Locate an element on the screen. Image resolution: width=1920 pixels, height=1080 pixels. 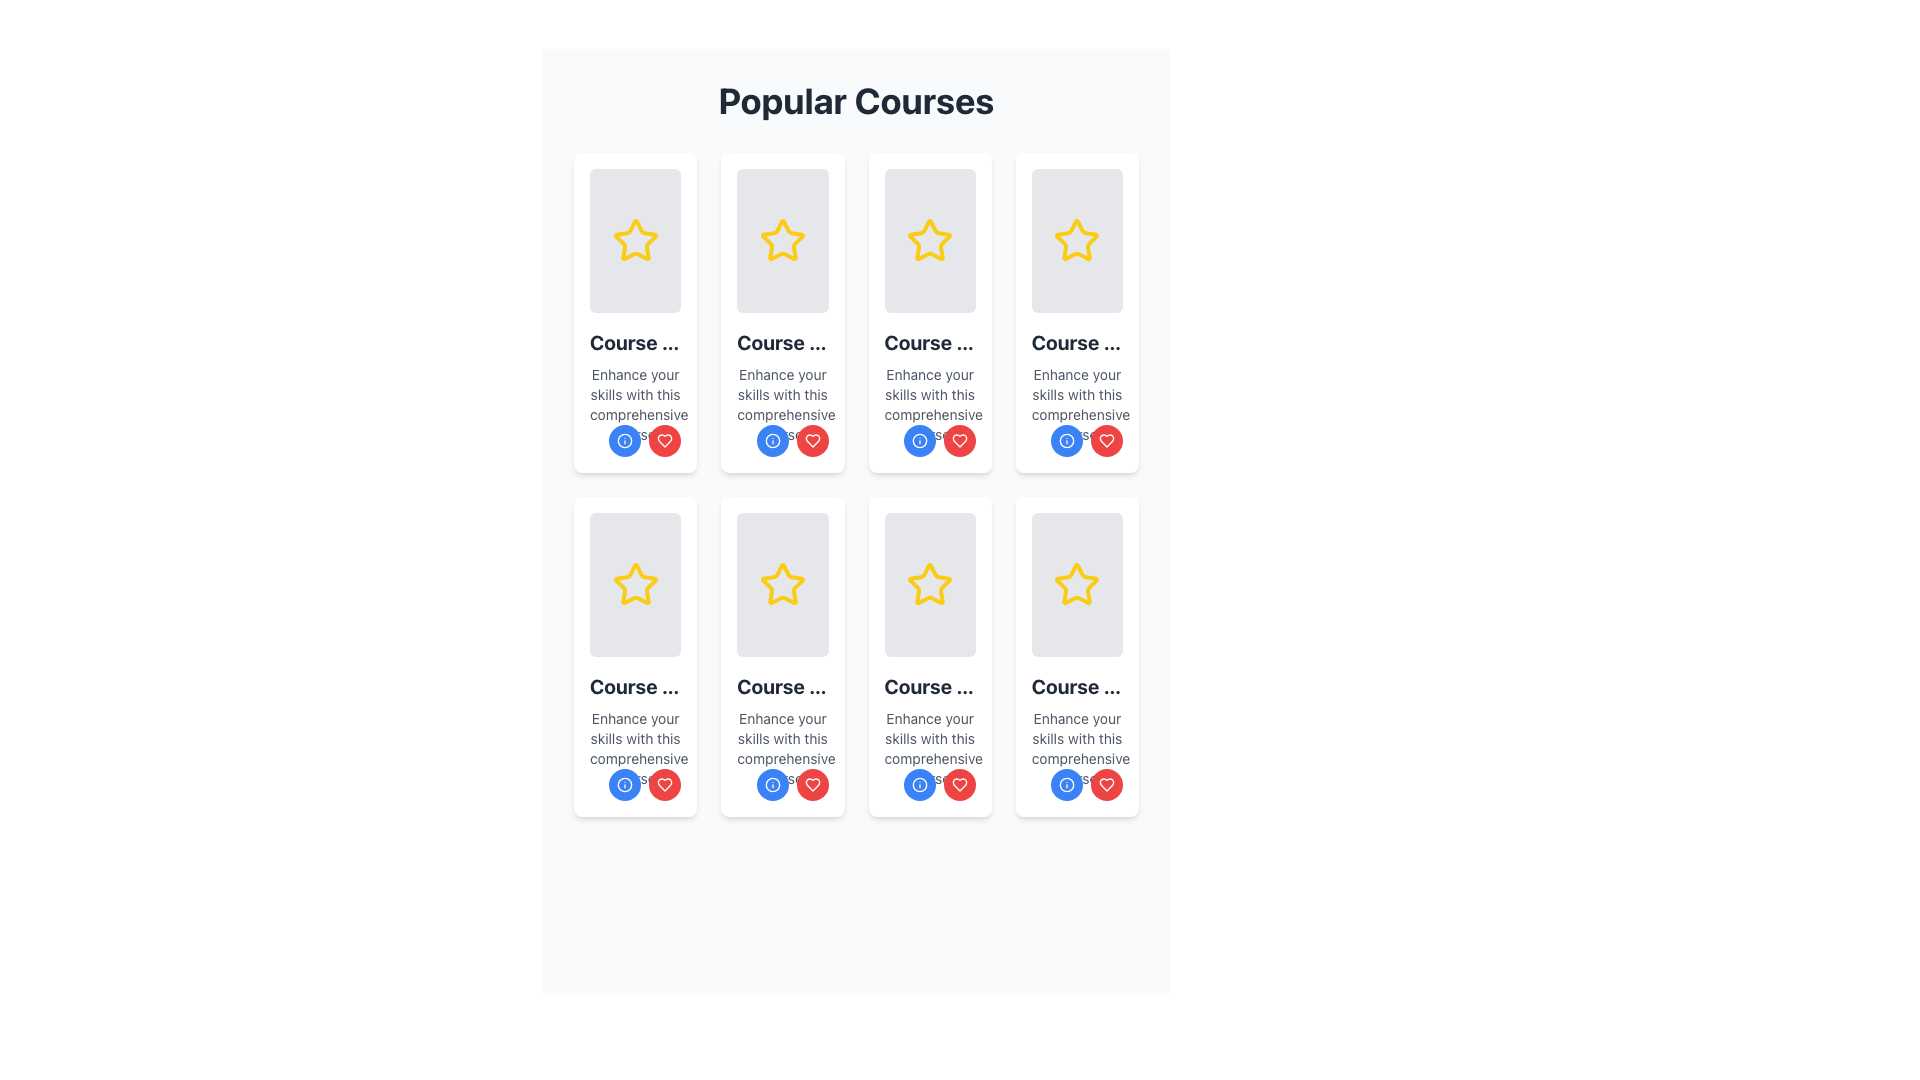
the Rating or favorite star icon located on the fourth card in the second row of the grid layout under the 'Popular Courses' section is located at coordinates (929, 584).